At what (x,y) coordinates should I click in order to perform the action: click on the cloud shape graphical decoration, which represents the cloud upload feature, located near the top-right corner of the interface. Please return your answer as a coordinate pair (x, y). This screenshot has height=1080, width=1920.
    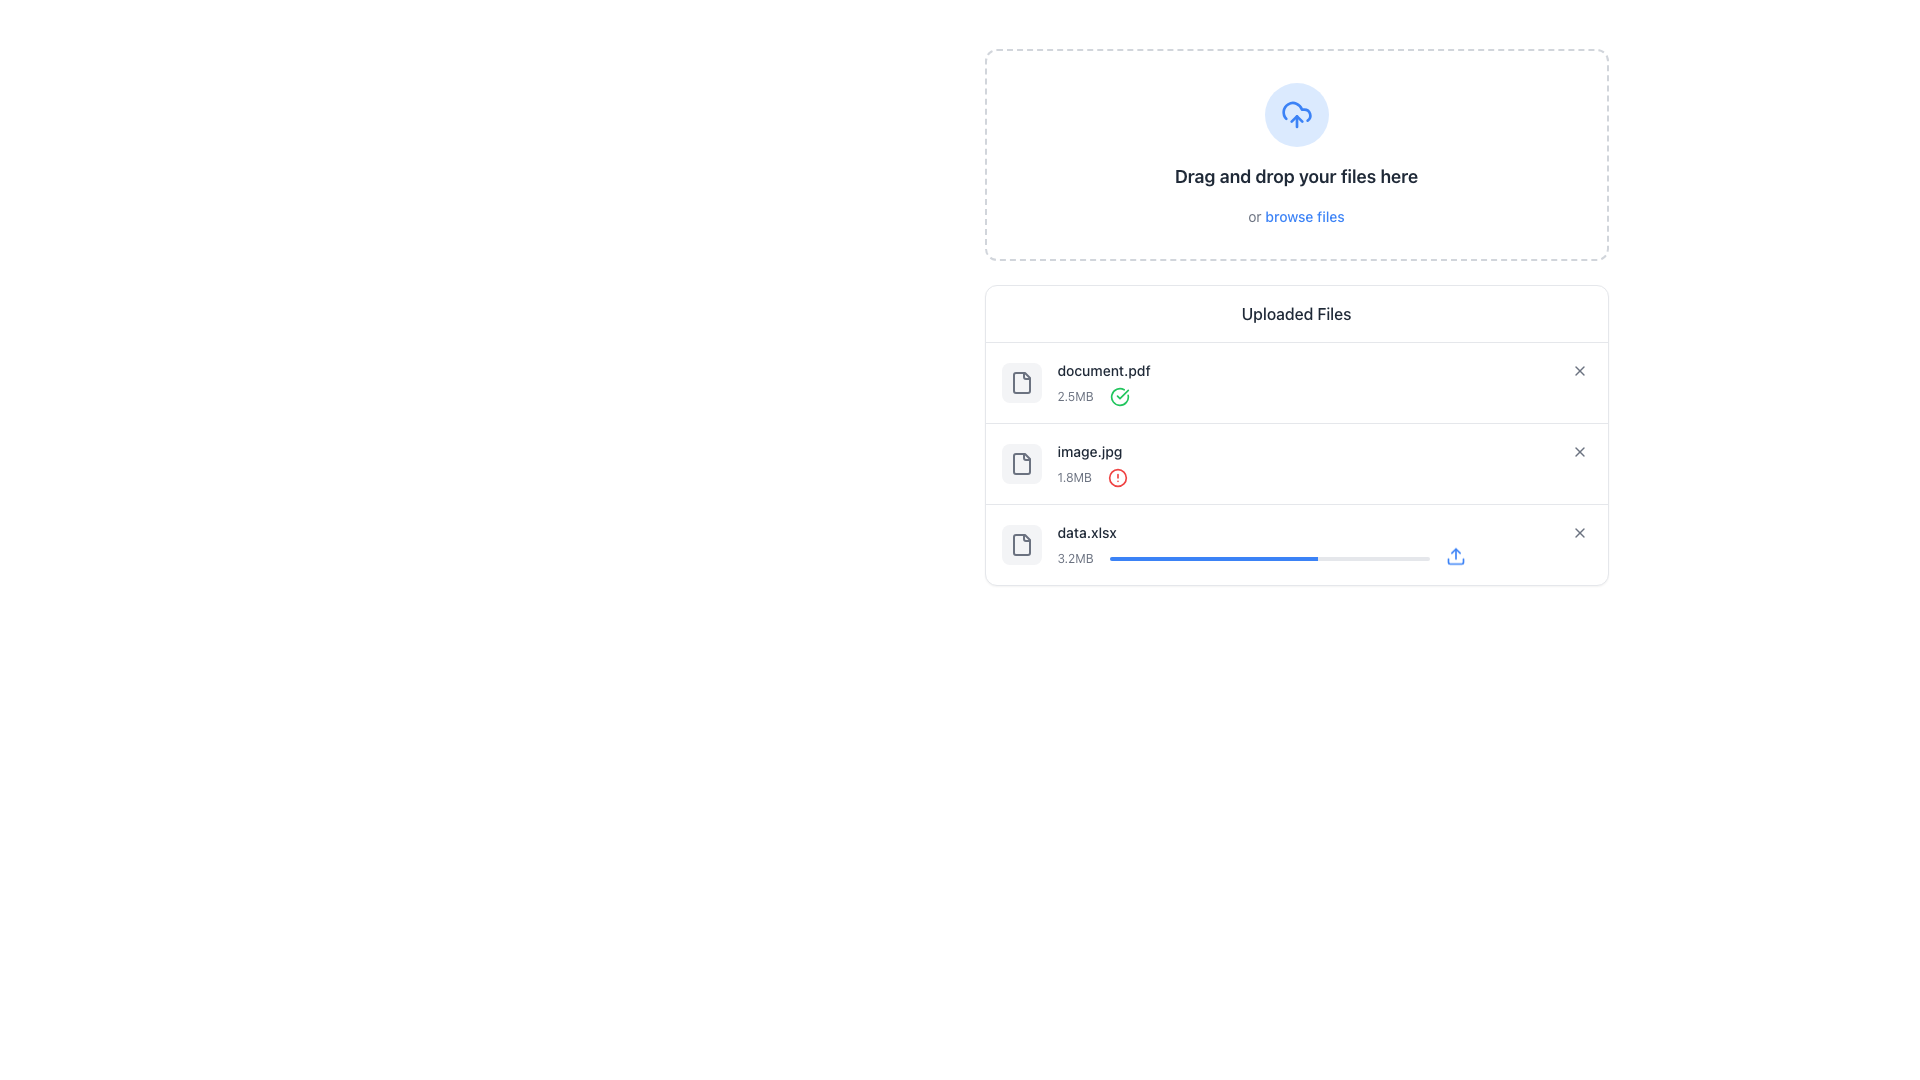
    Looking at the image, I should click on (1296, 111).